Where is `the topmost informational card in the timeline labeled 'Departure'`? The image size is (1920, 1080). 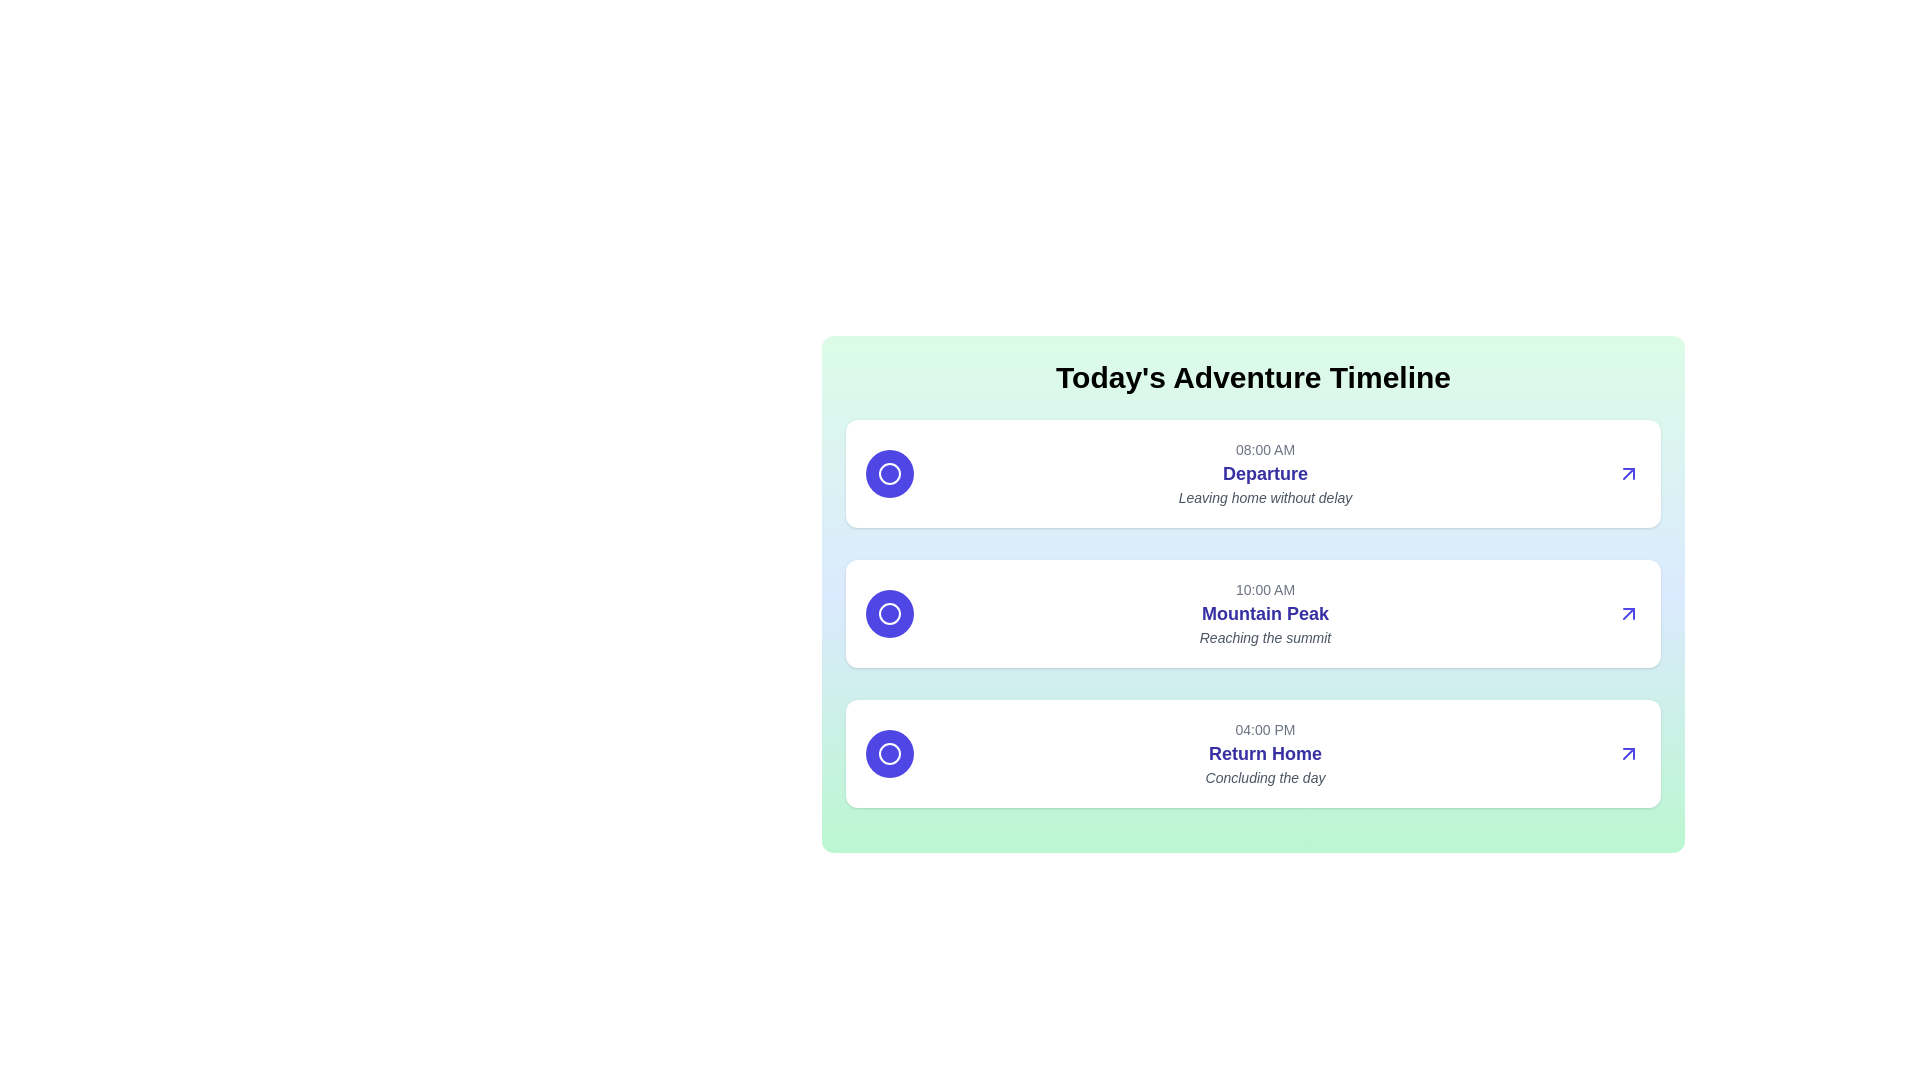 the topmost informational card in the timeline labeled 'Departure' is located at coordinates (1252, 474).